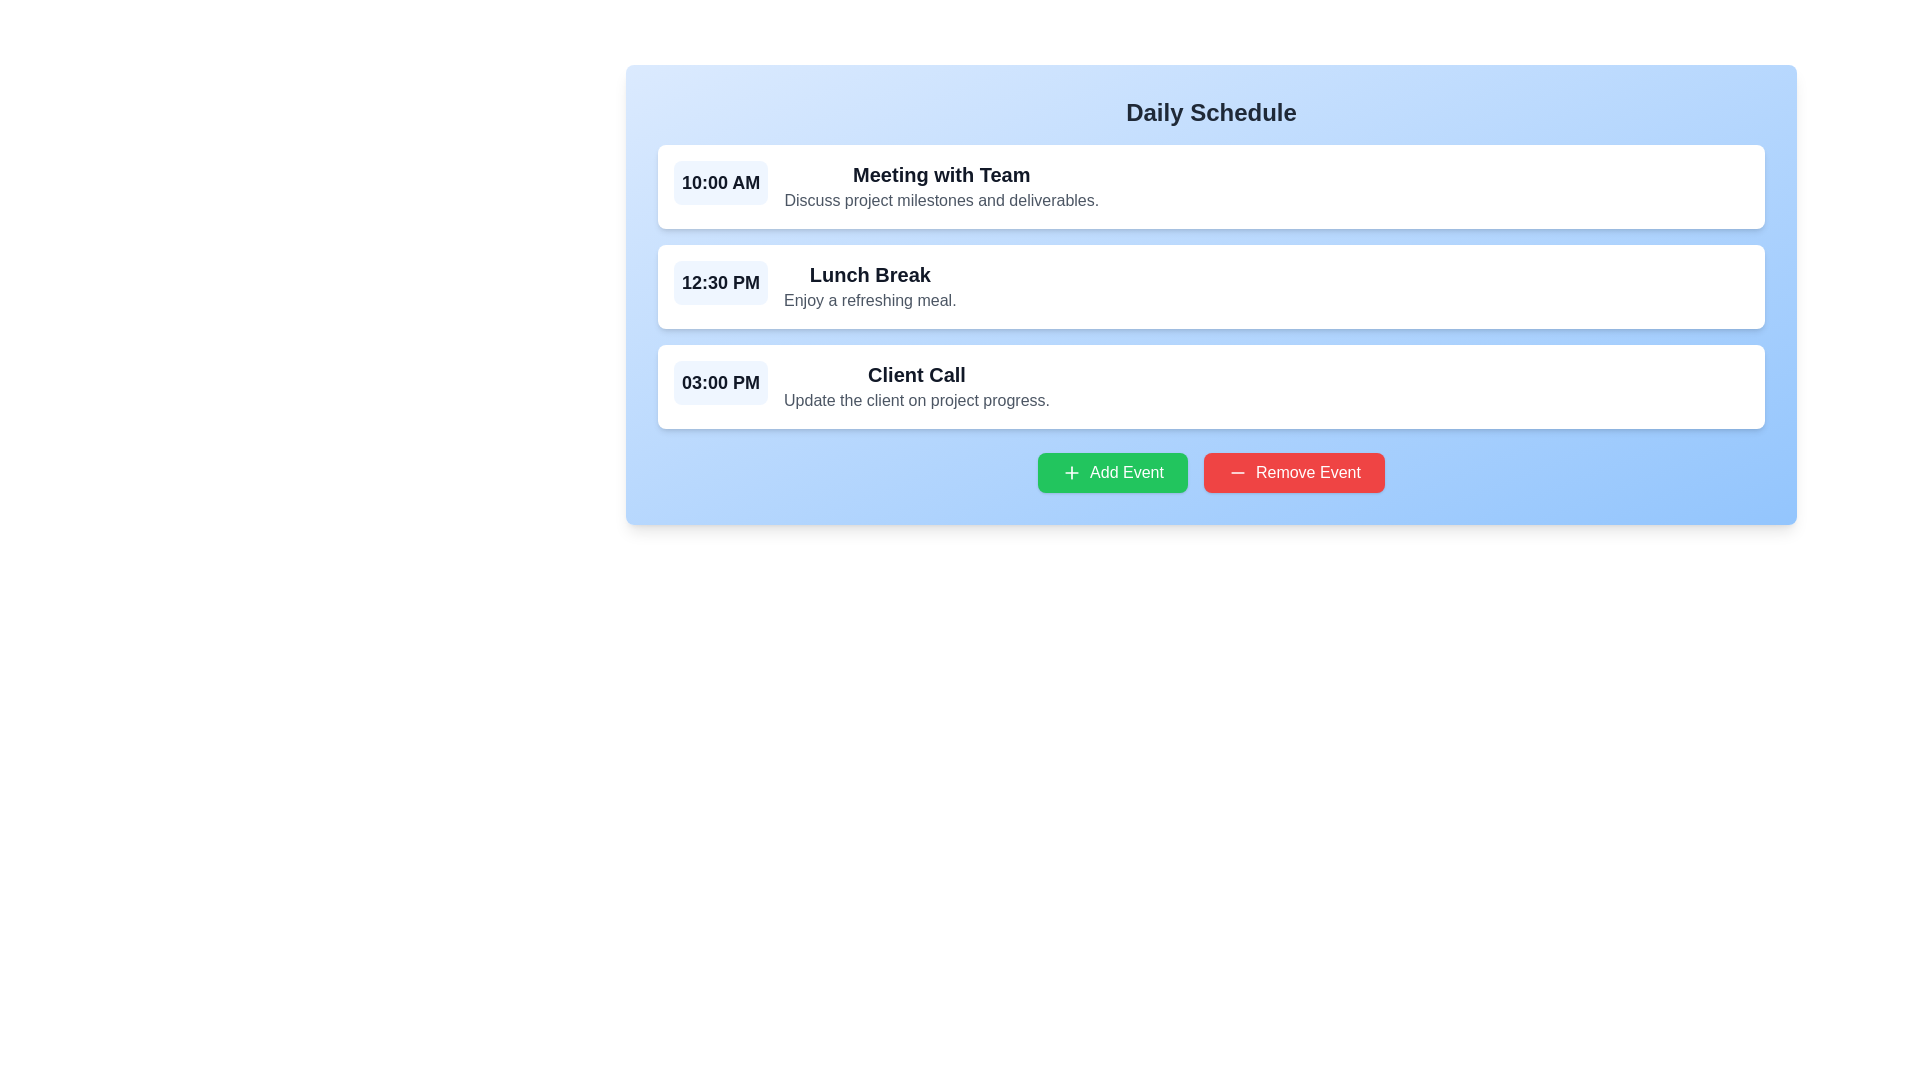 Image resolution: width=1920 pixels, height=1080 pixels. What do you see at coordinates (1071, 473) in the screenshot?
I see `the green circular button with a white plus sign` at bounding box center [1071, 473].